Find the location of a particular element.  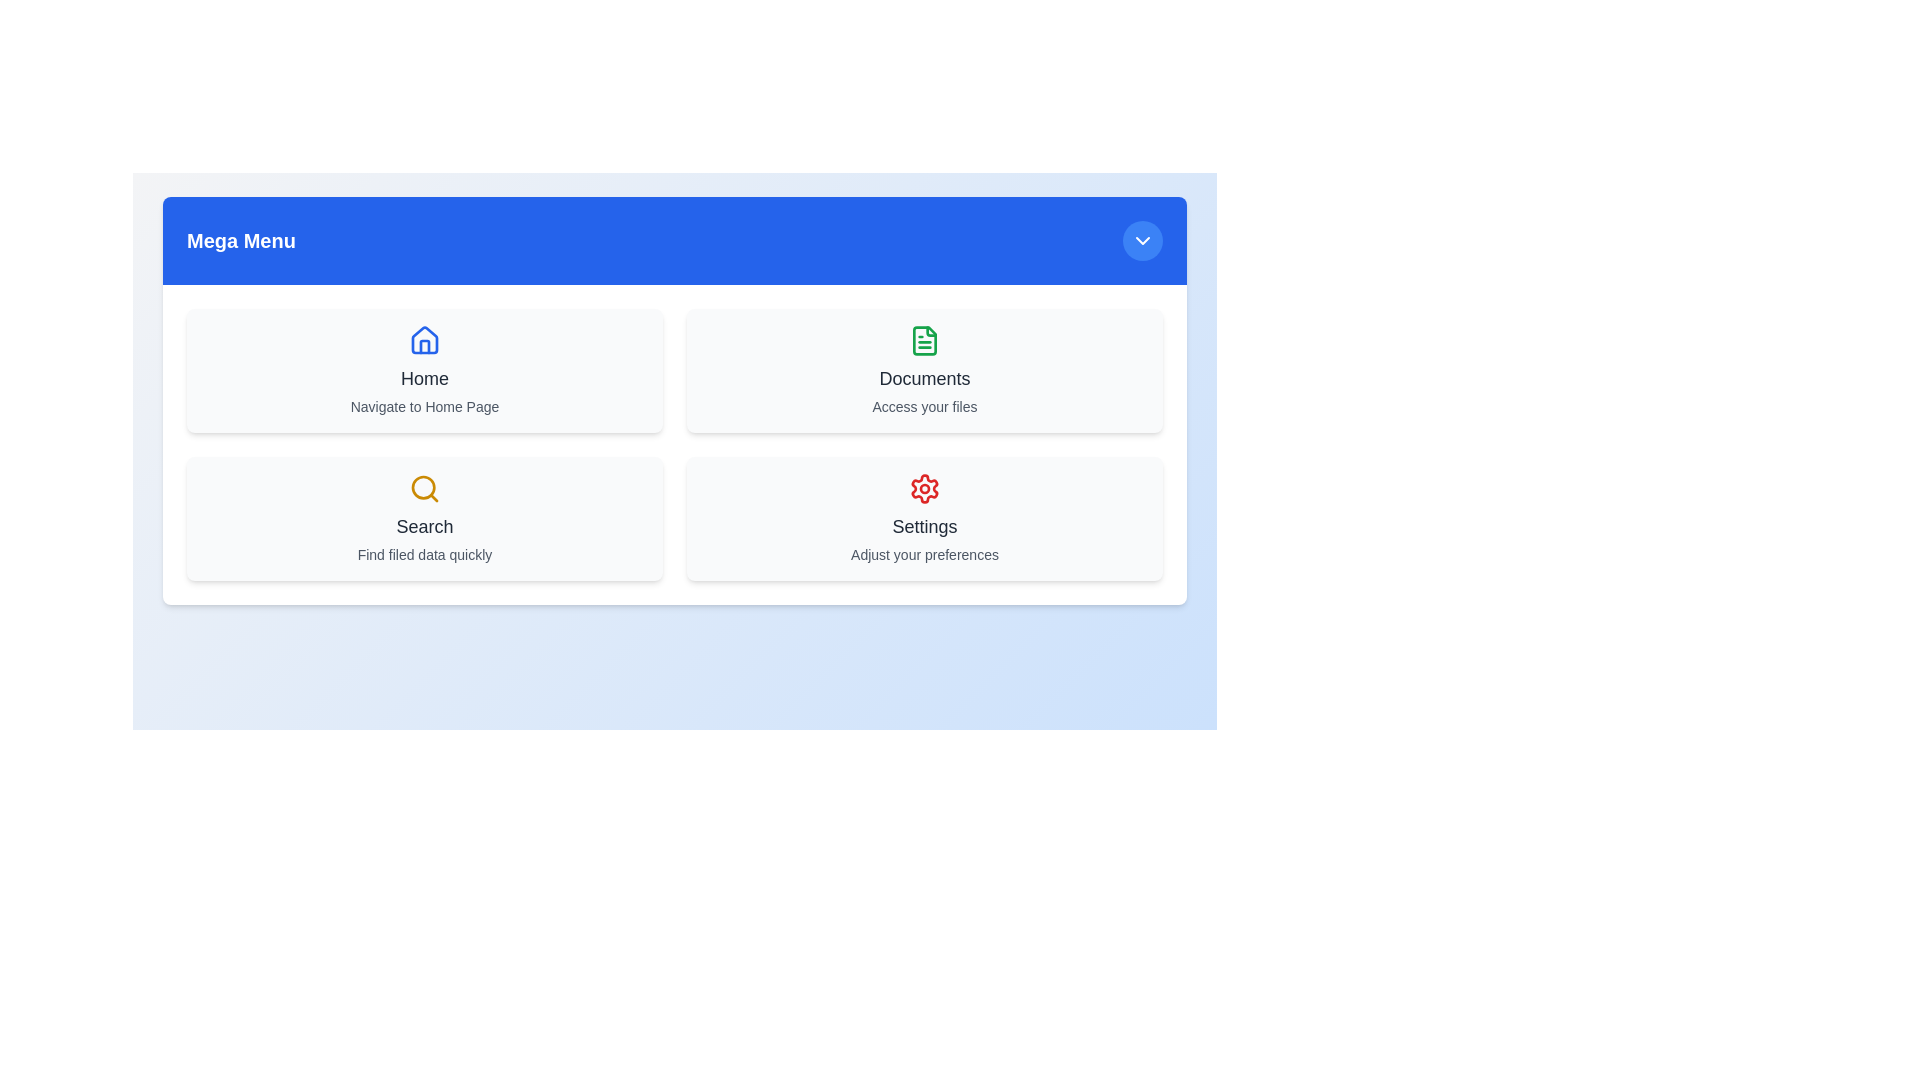

the 'Settings' card to adjust preferences is located at coordinates (924, 518).